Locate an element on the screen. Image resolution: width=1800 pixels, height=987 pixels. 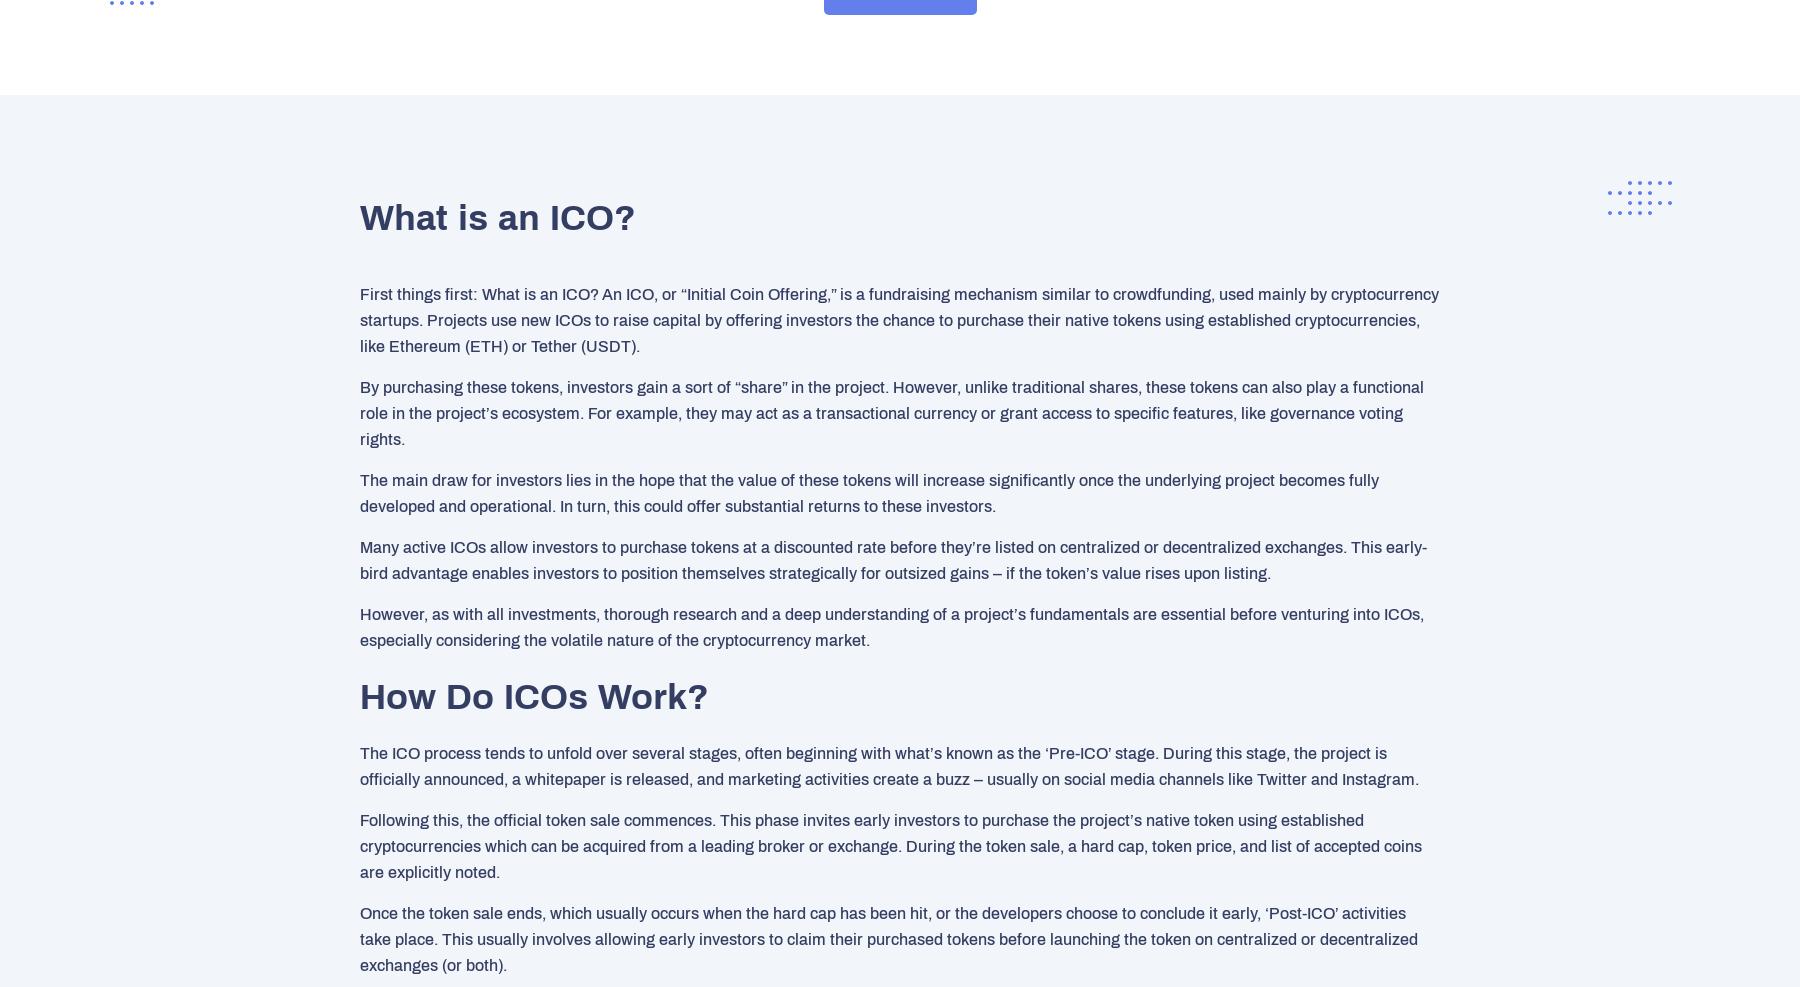
'Following this, the official token sale commences. This phase invites early investors to purchase the project’s native token using established cryptocurrencies which can be acquired from a leading broker or exchange. During the token sale, a hard cap, token price, and list of accepted coins are explicitly noted.' is located at coordinates (891, 845).